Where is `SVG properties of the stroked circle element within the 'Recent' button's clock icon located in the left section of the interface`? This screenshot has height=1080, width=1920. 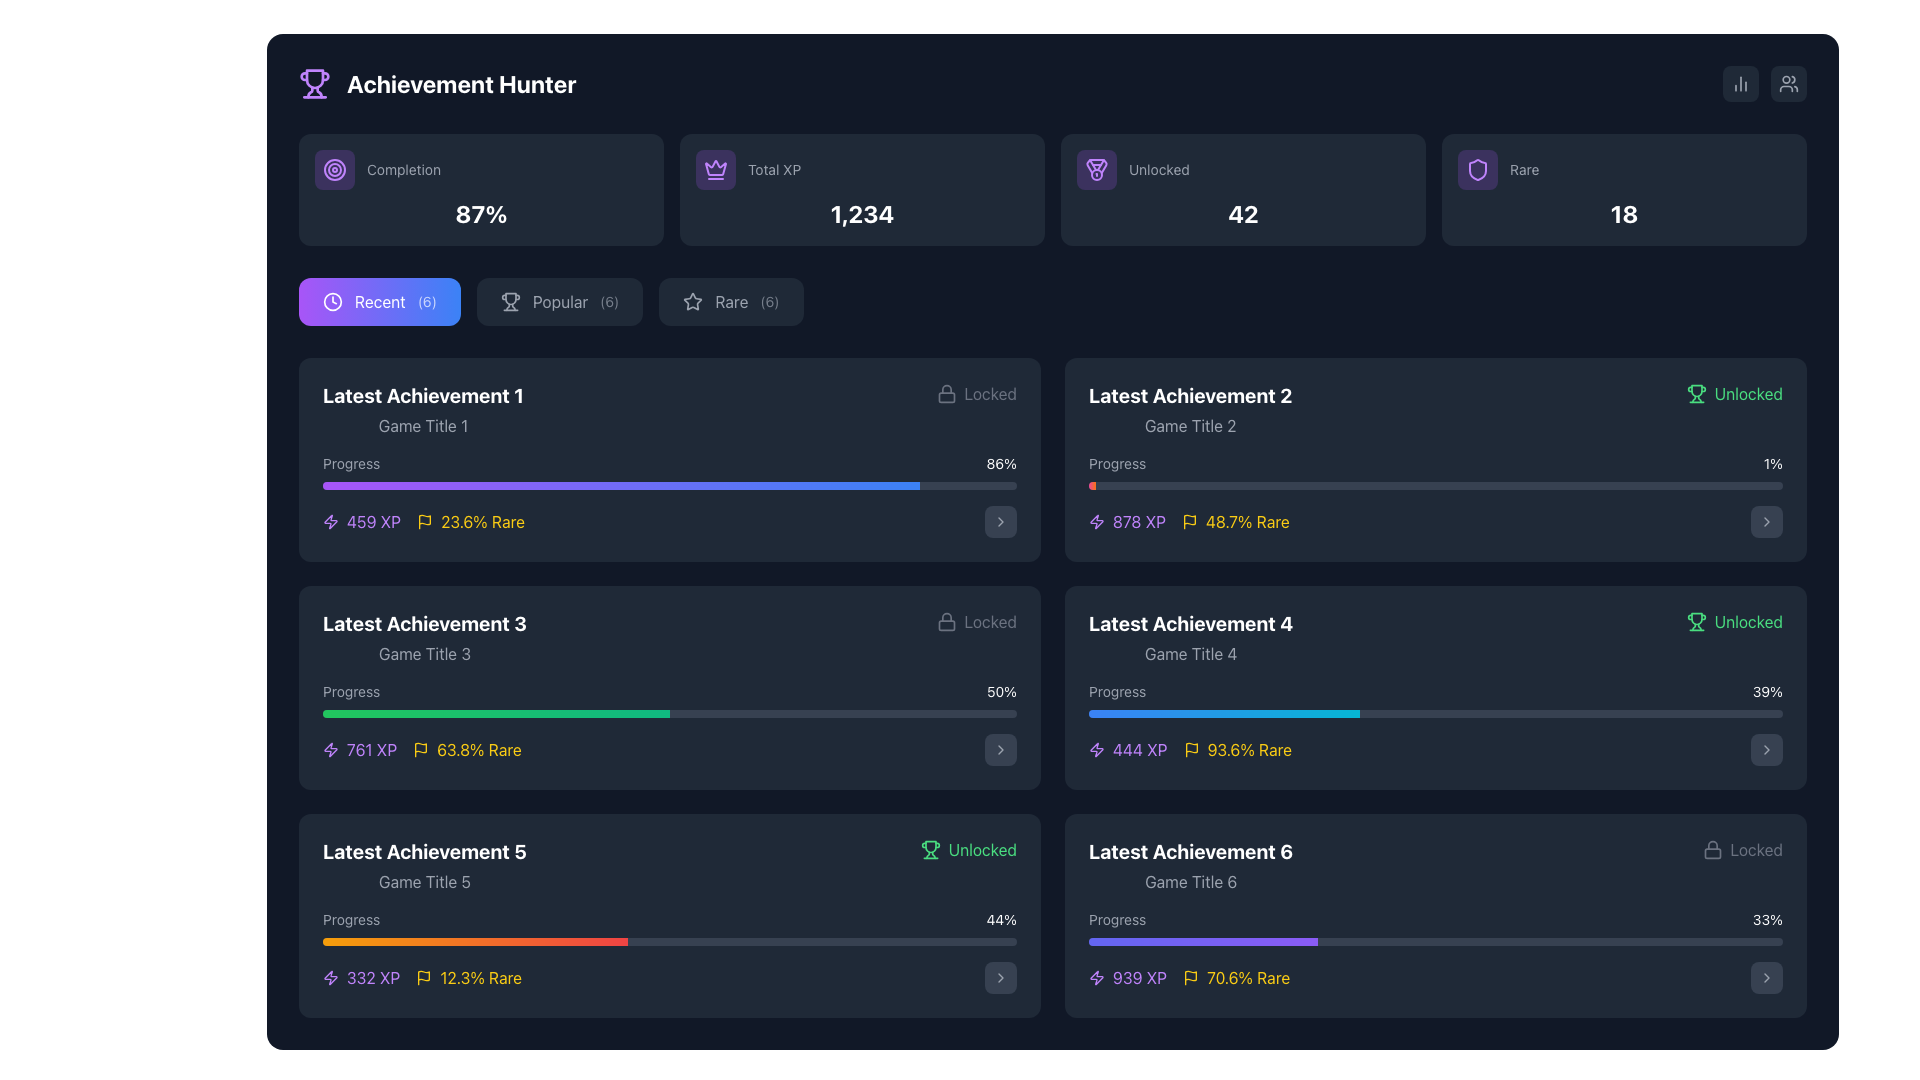
SVG properties of the stroked circle element within the 'Recent' button's clock icon located in the left section of the interface is located at coordinates (332, 301).